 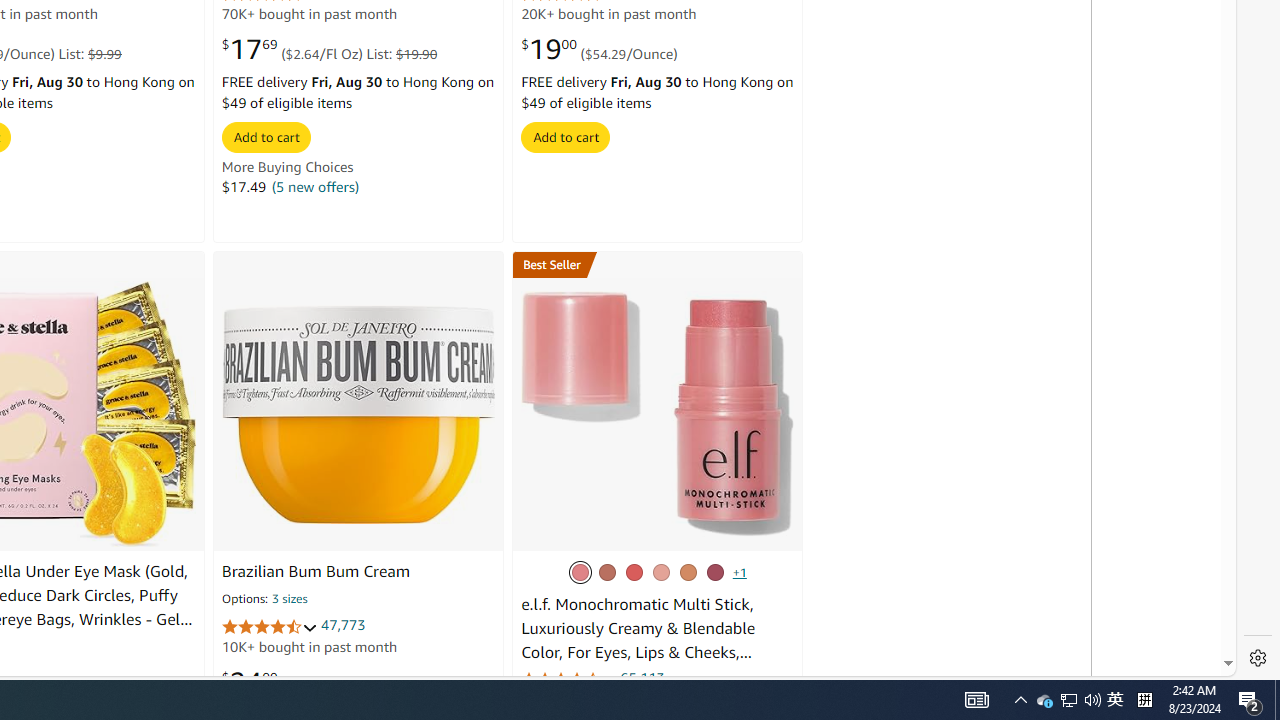 What do you see at coordinates (359, 412) in the screenshot?
I see `'SOL DE JANEIRO Brazilian Bum Bum Cream'` at bounding box center [359, 412].